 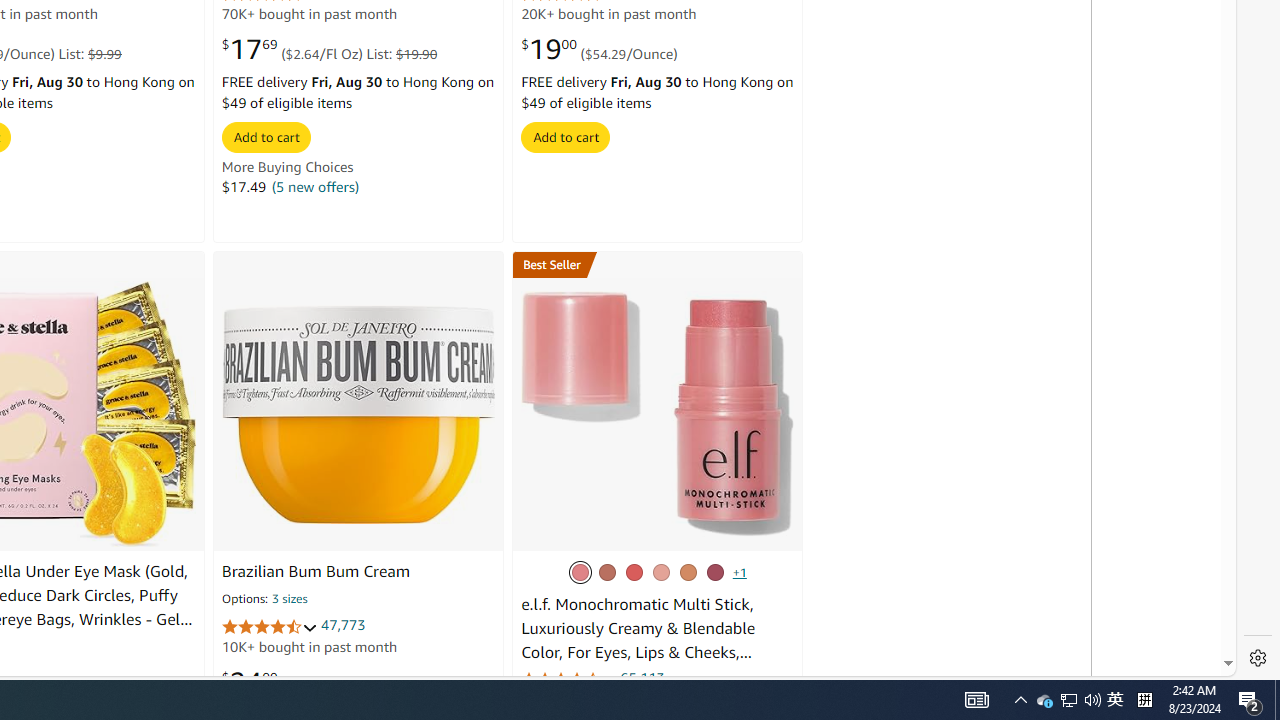 What do you see at coordinates (359, 412) in the screenshot?
I see `'SOL DE JANEIRO Brazilian Bum Bum Cream'` at bounding box center [359, 412].